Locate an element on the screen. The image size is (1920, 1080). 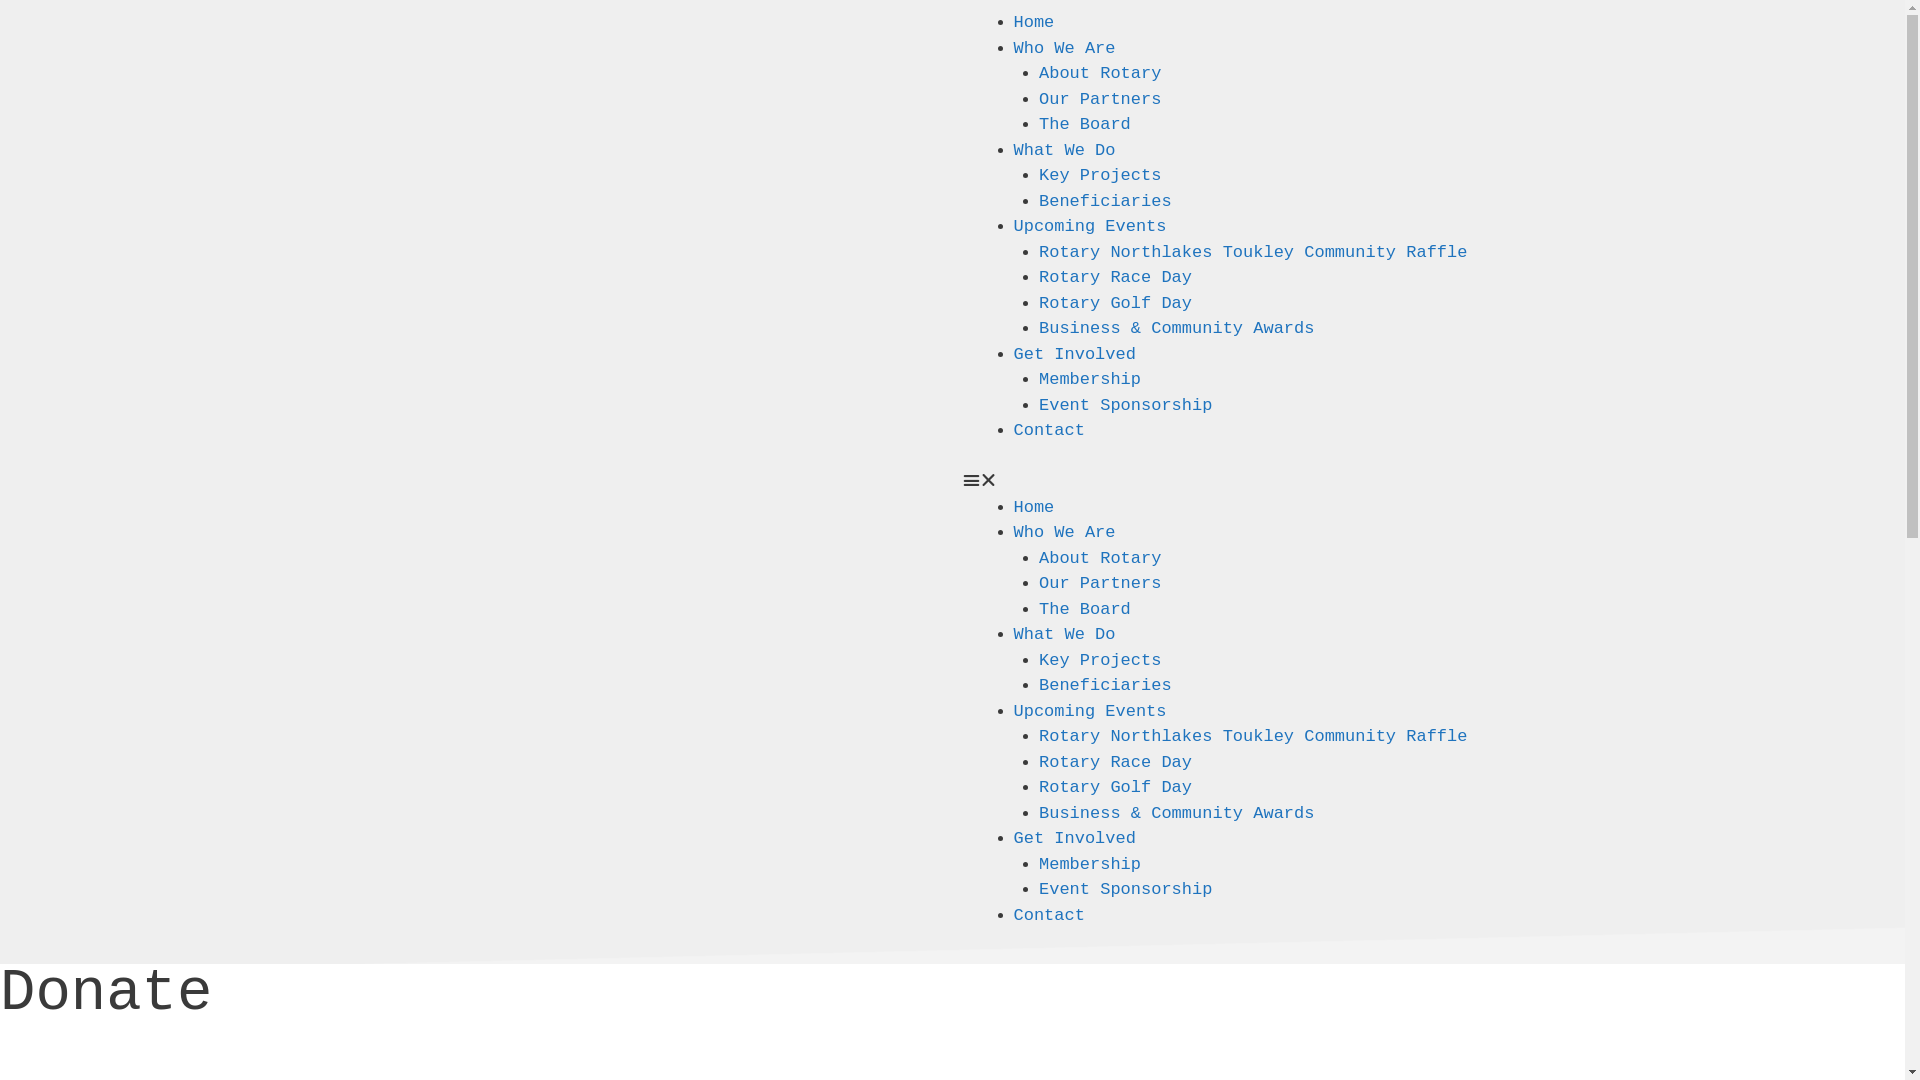
'Contact' is located at coordinates (1048, 429).